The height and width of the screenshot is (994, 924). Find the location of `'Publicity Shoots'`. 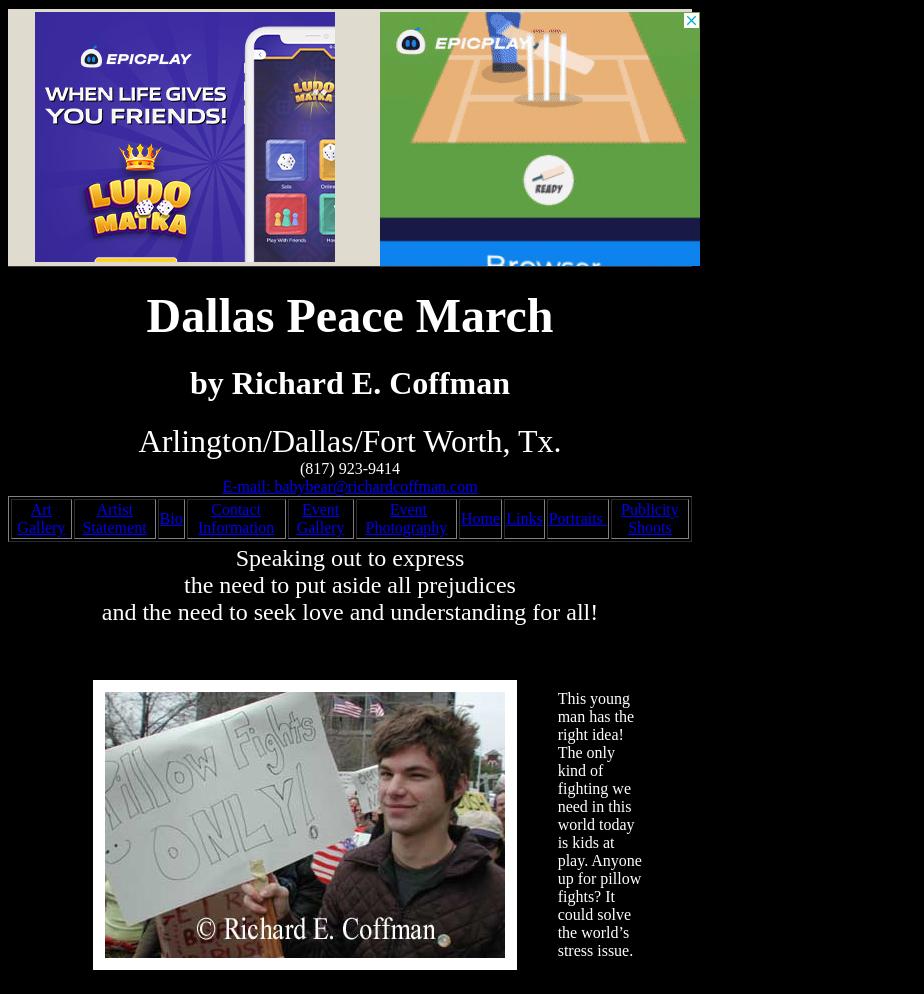

'Publicity Shoots' is located at coordinates (649, 518).